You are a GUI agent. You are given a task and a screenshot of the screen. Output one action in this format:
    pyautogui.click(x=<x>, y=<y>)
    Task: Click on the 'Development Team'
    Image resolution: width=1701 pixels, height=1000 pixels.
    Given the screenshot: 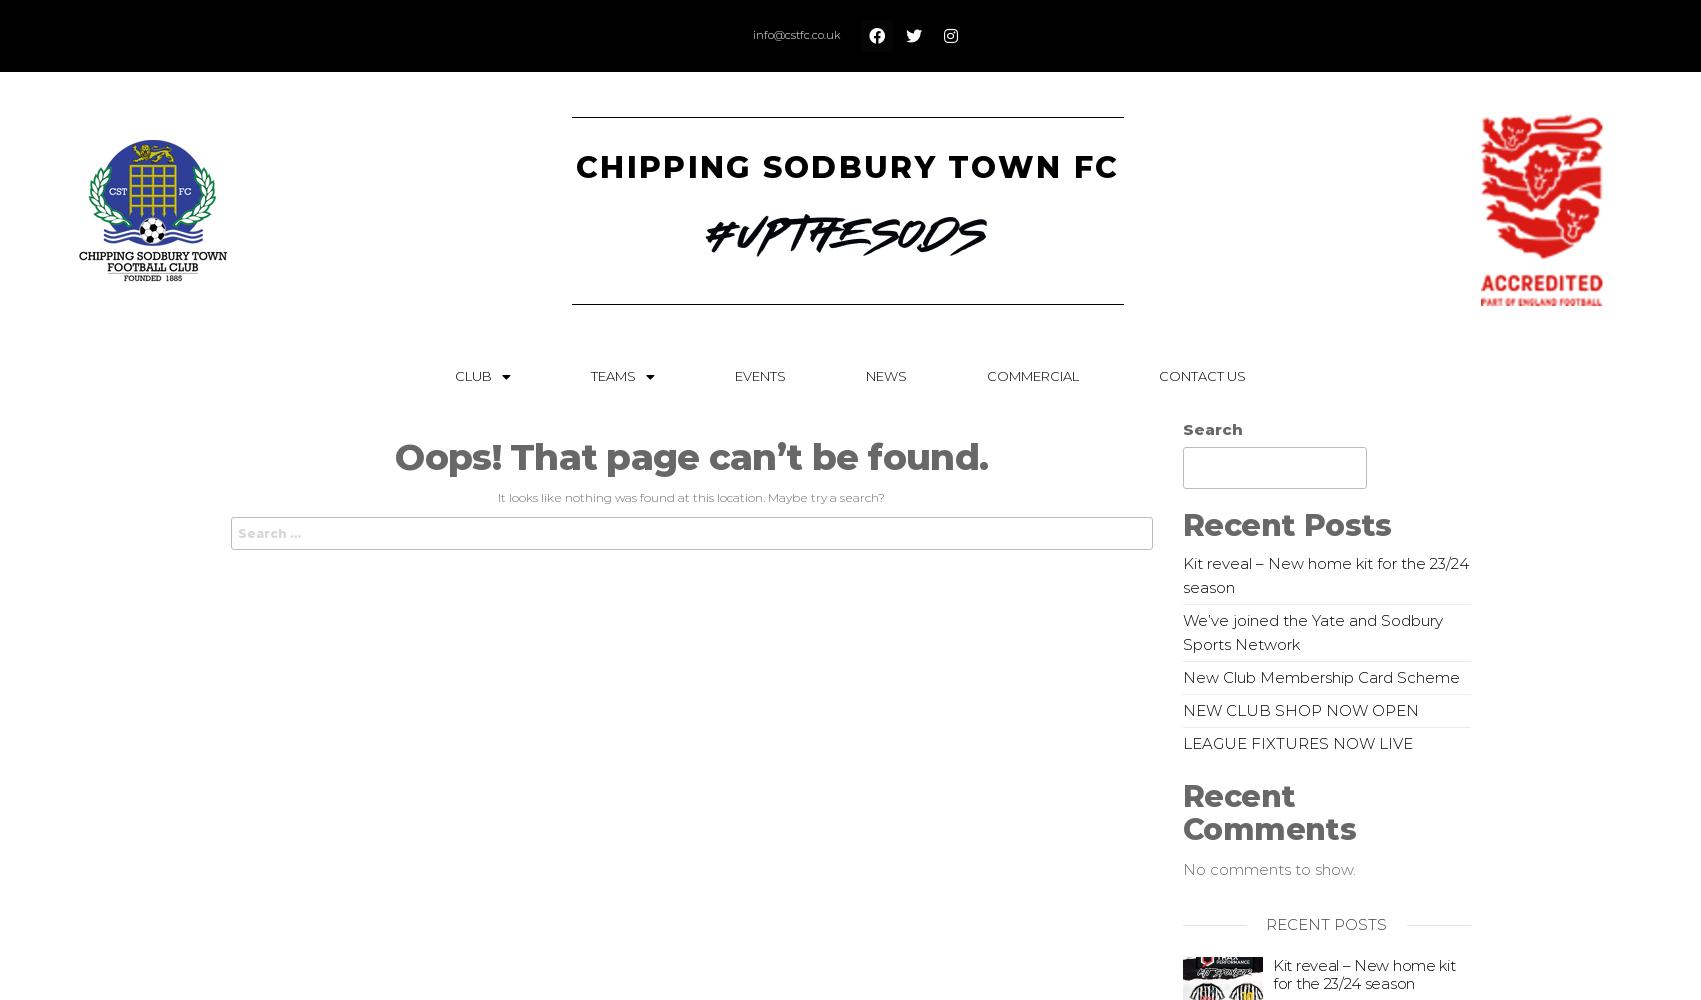 What is the action you would take?
    pyautogui.click(x=635, y=502)
    